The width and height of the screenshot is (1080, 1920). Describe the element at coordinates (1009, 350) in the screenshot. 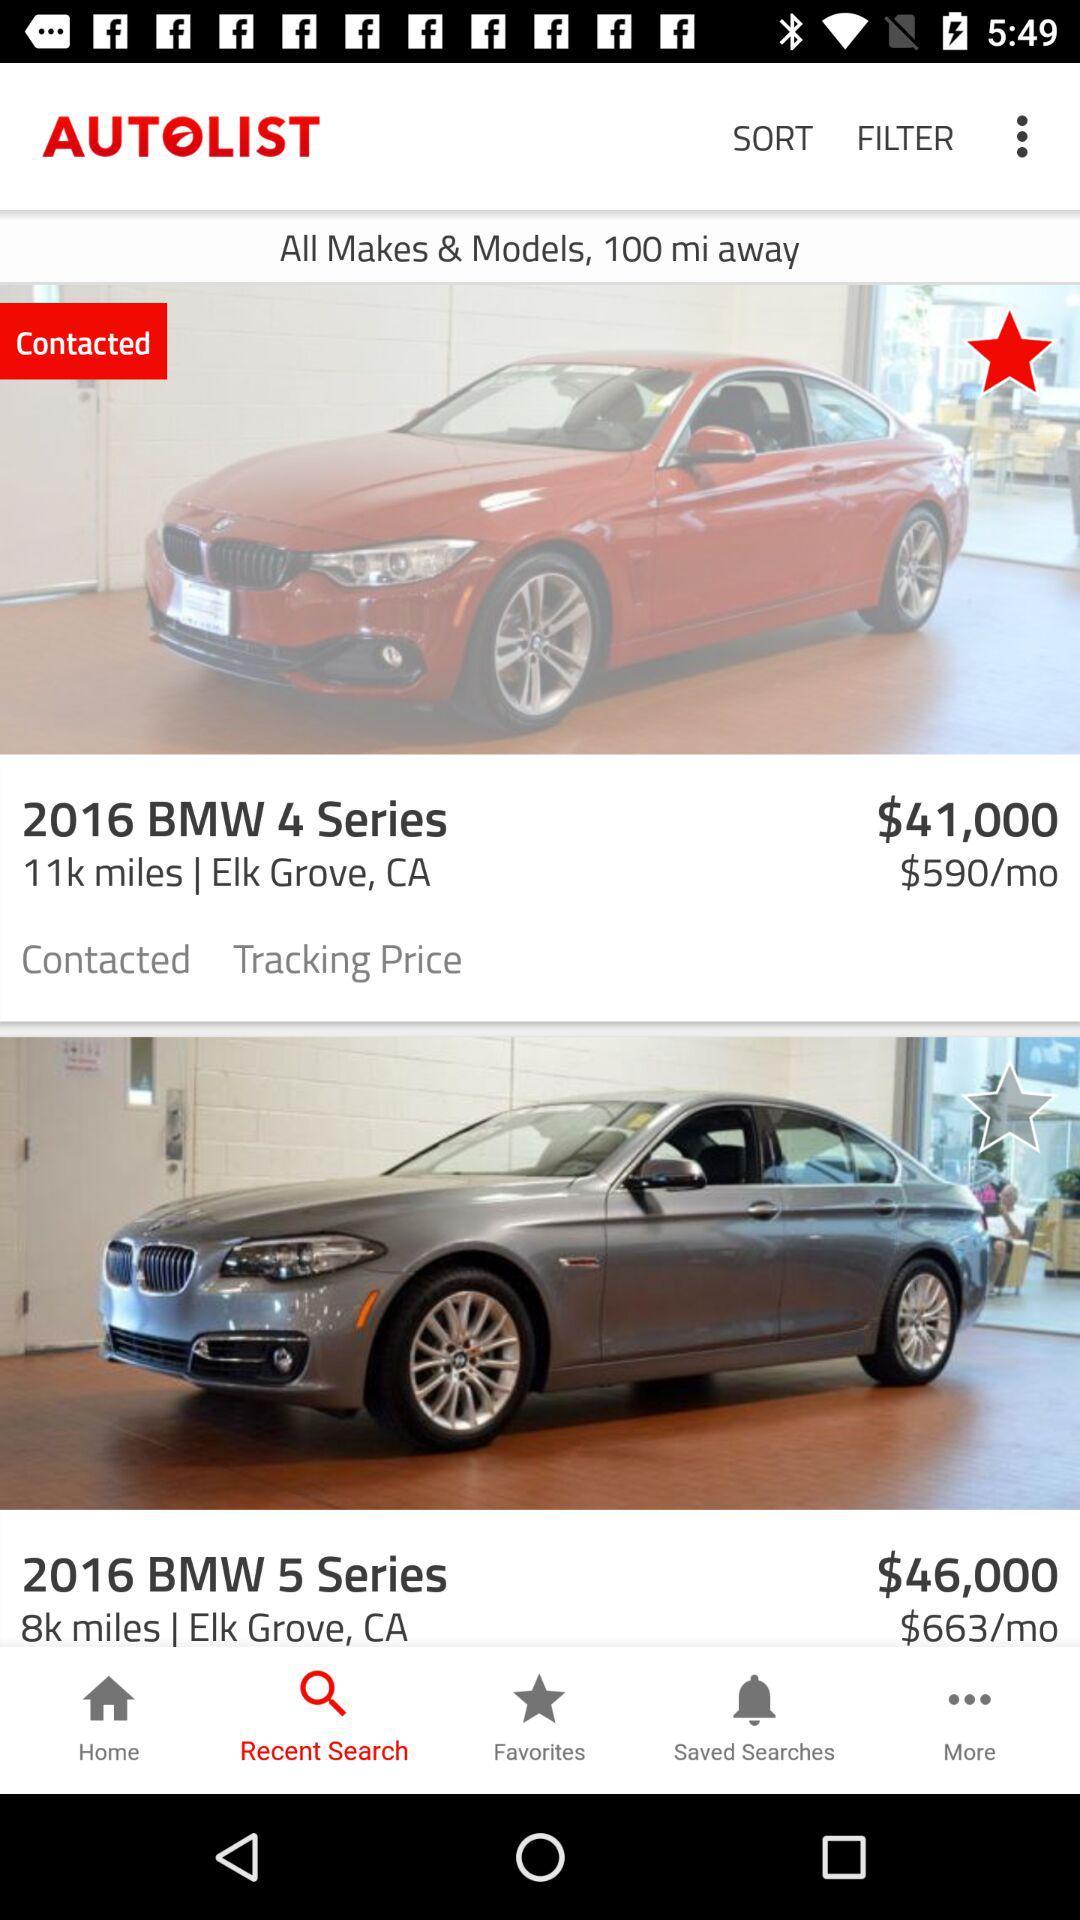

I see `icon to the right of contacted item` at that location.